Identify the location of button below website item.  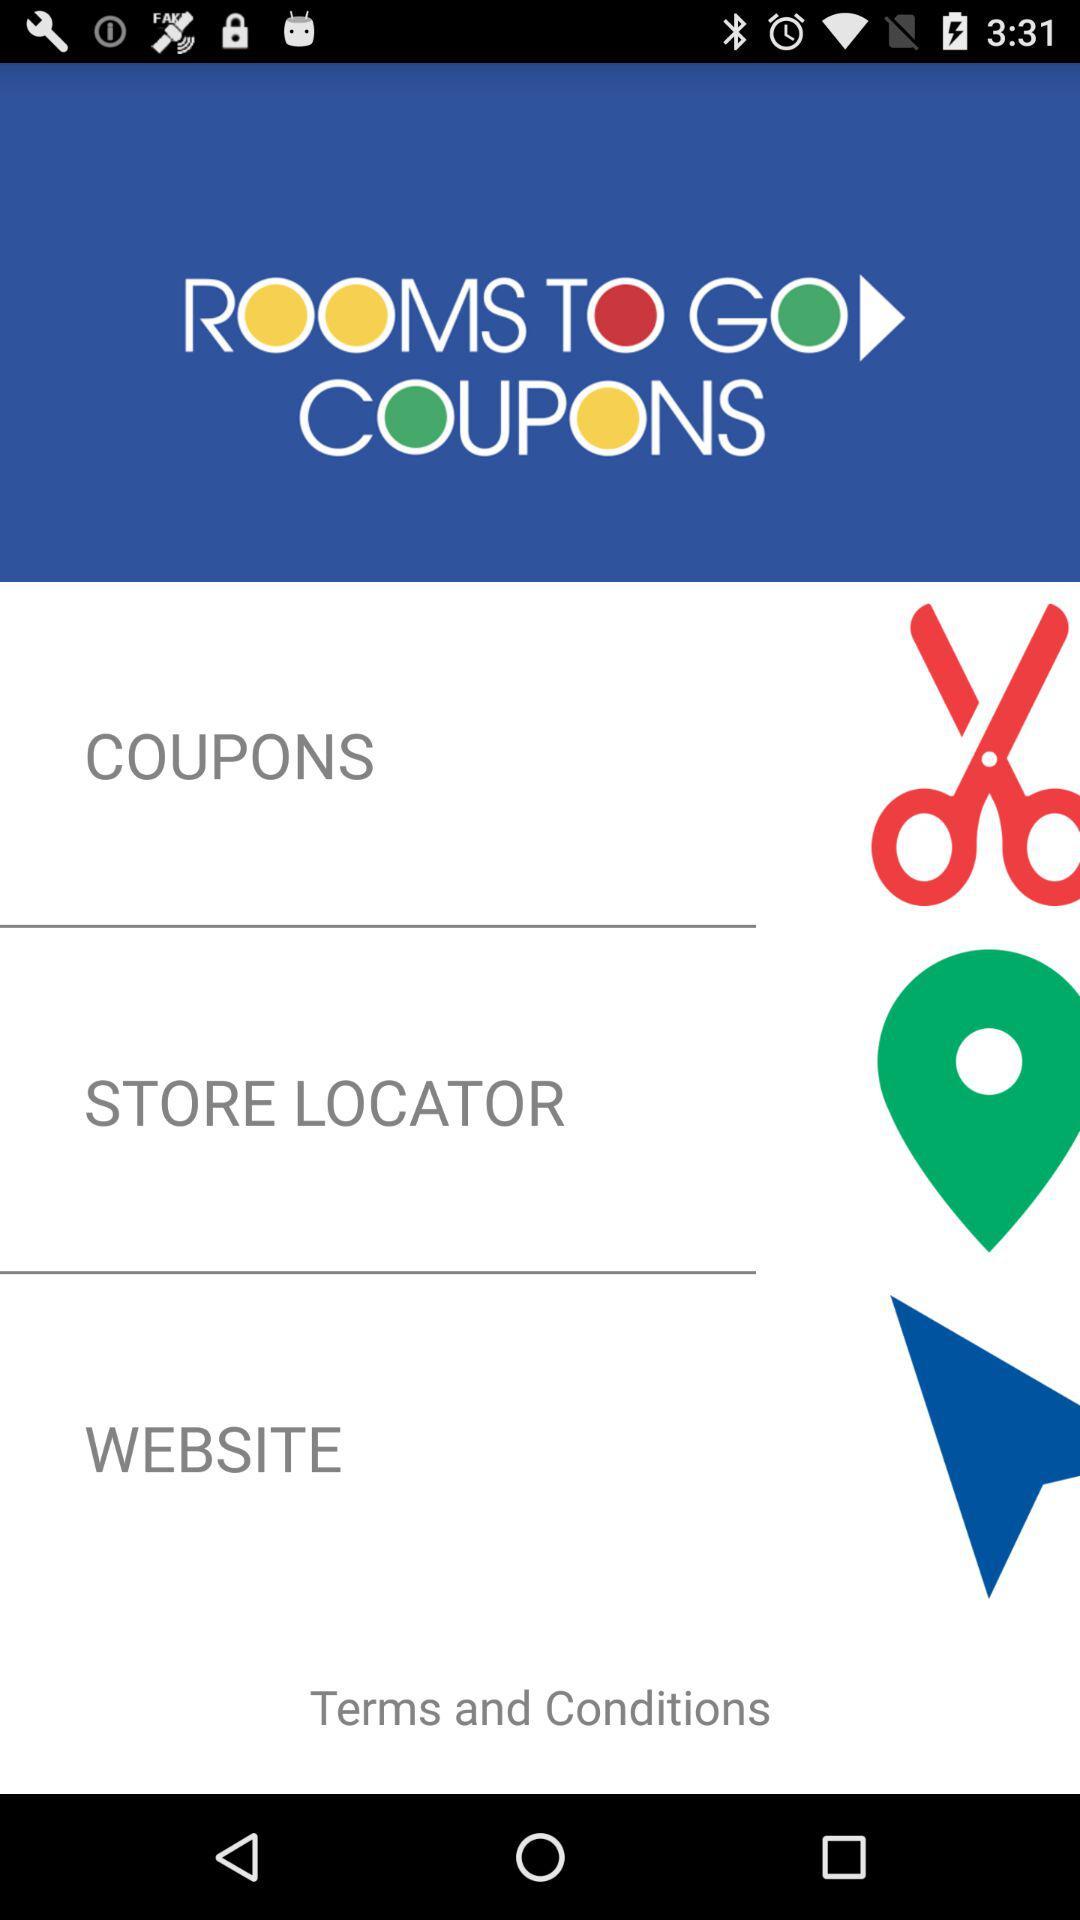
(540, 1706).